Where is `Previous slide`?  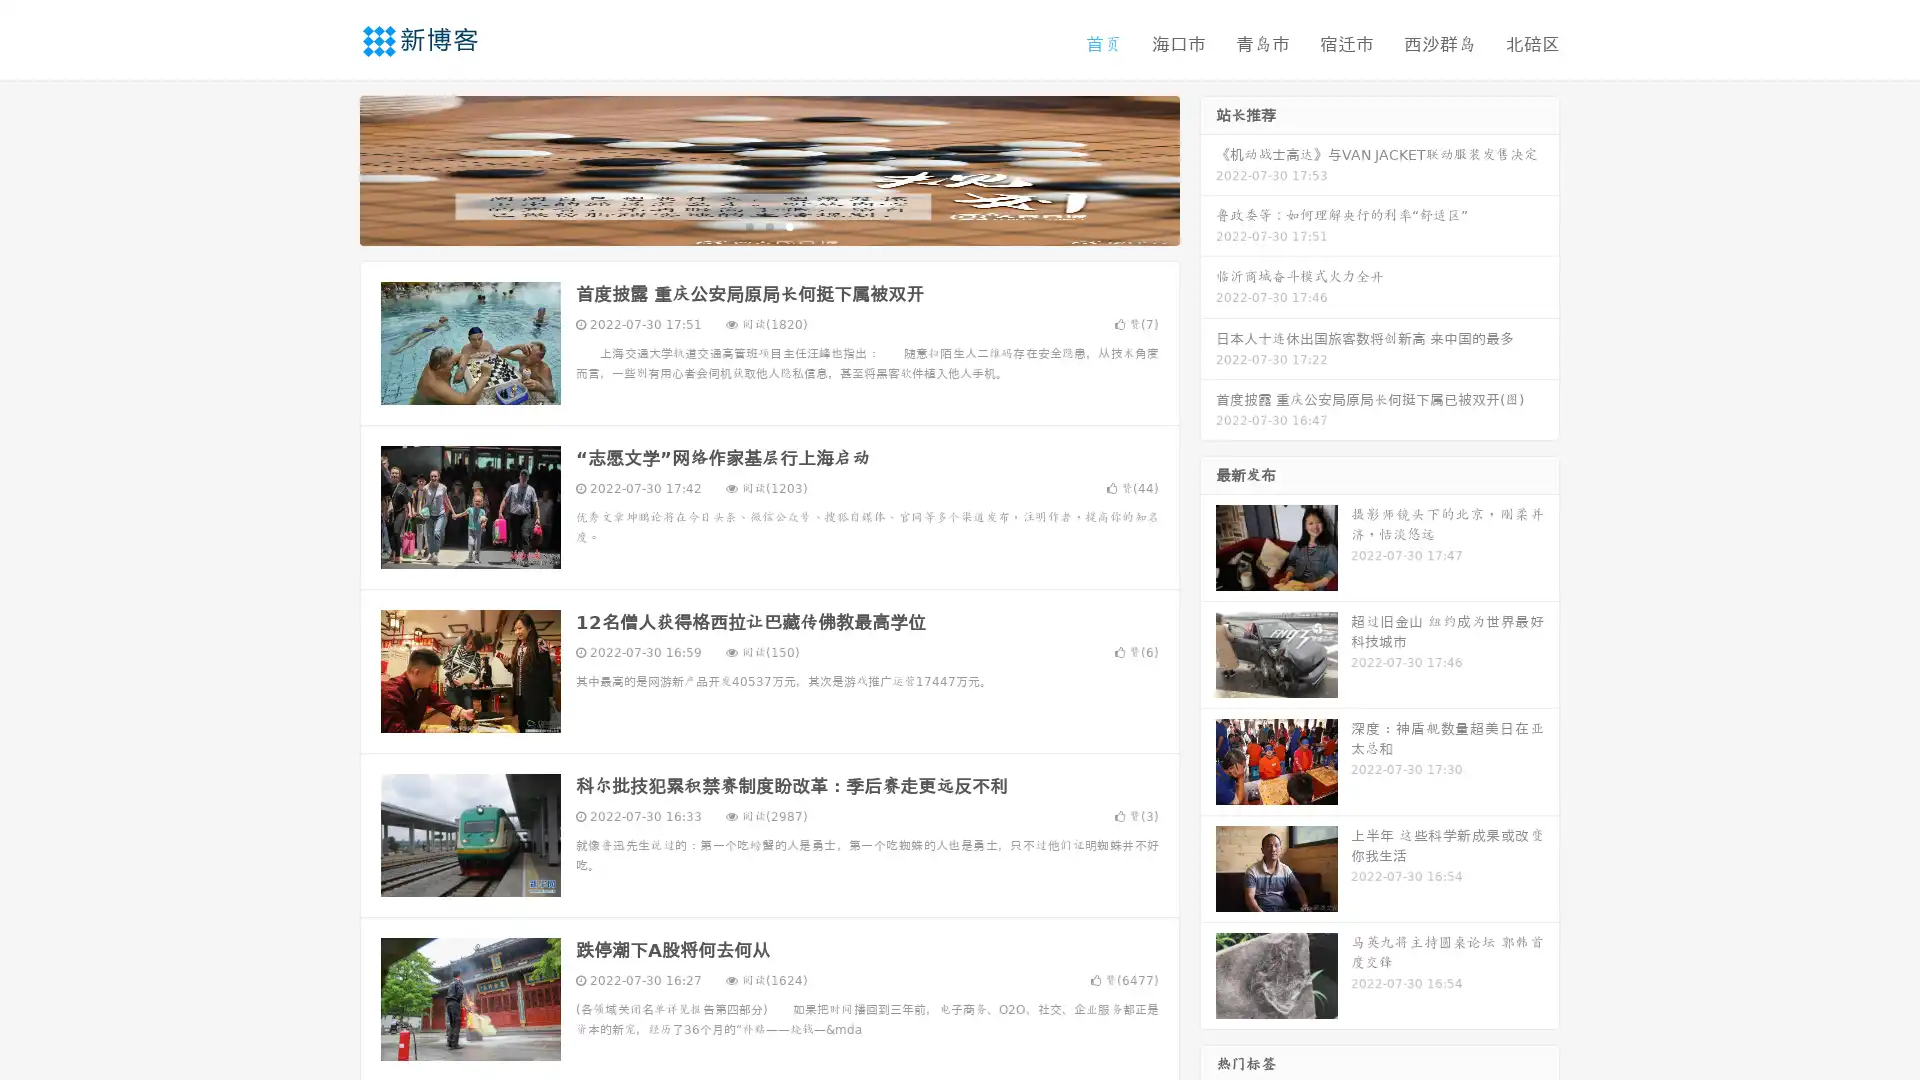 Previous slide is located at coordinates (330, 168).